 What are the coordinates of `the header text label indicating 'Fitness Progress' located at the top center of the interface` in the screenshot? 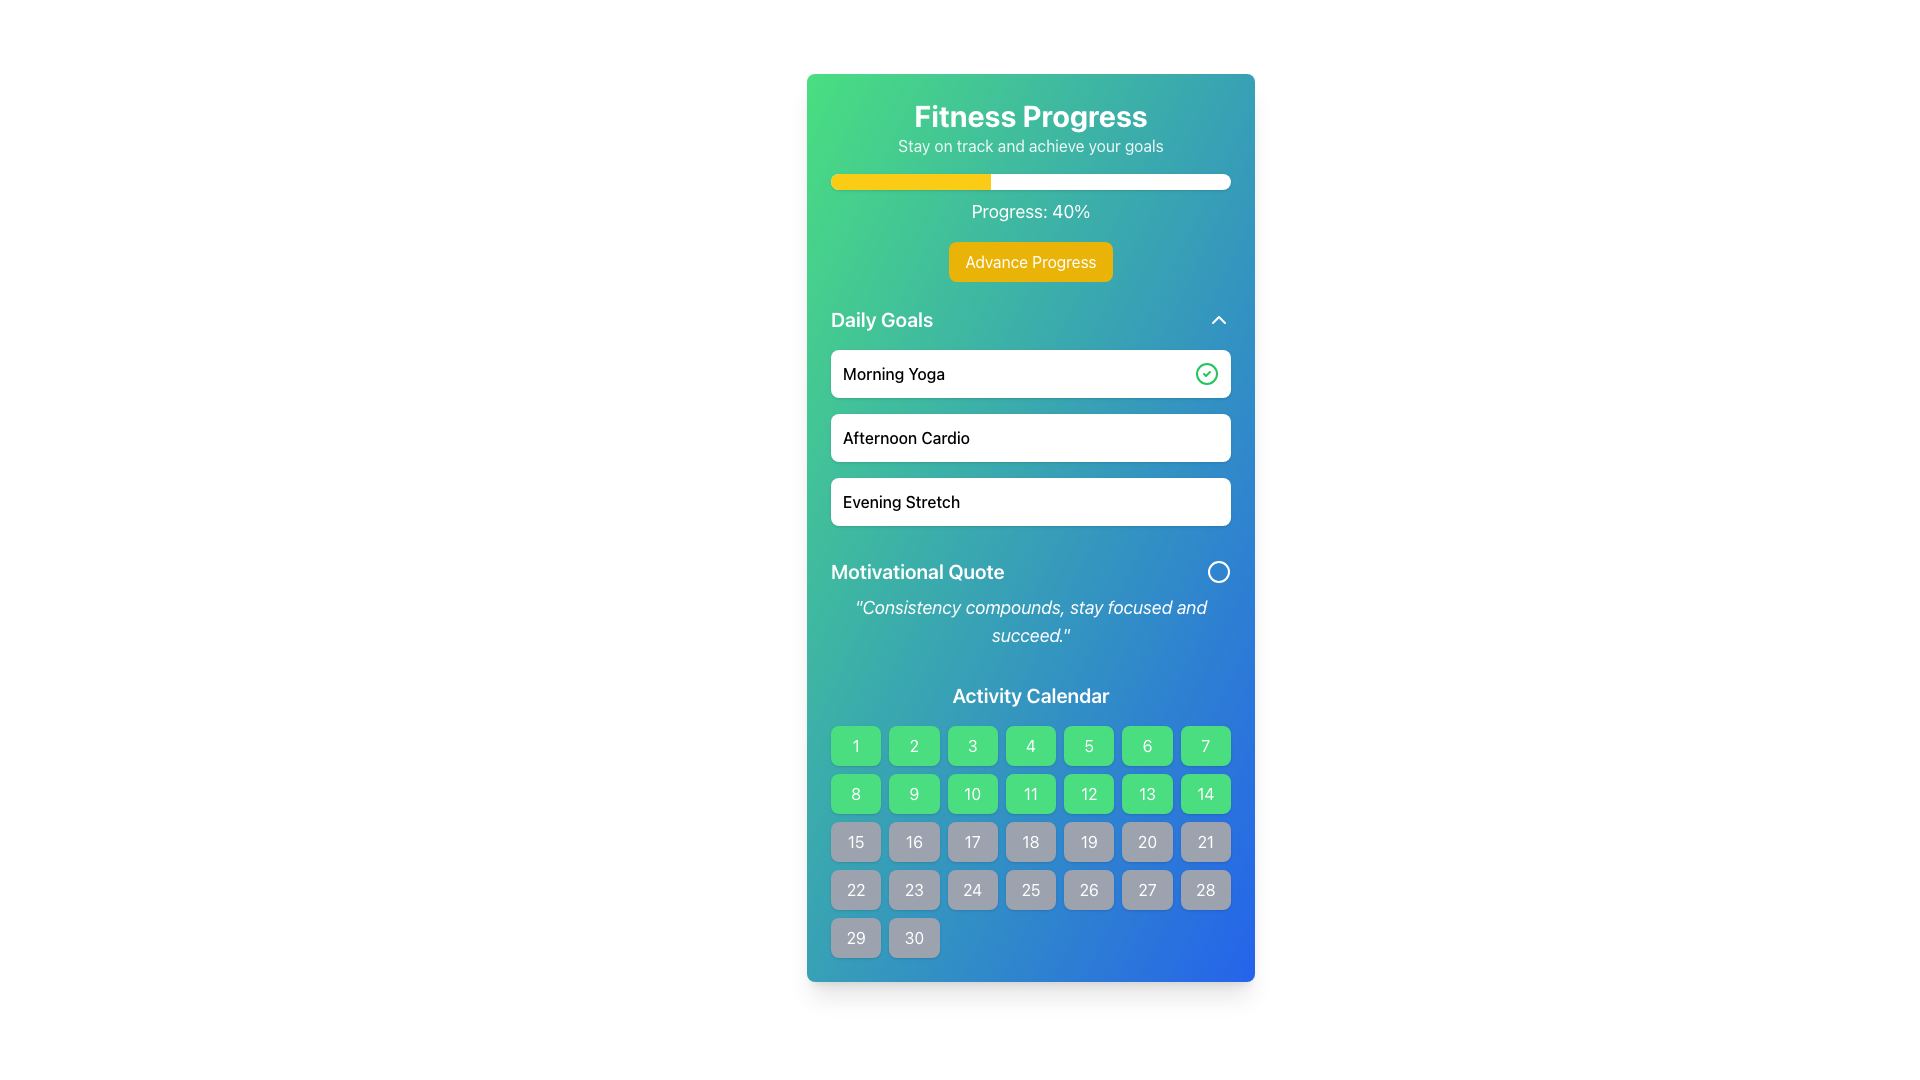 It's located at (1031, 115).